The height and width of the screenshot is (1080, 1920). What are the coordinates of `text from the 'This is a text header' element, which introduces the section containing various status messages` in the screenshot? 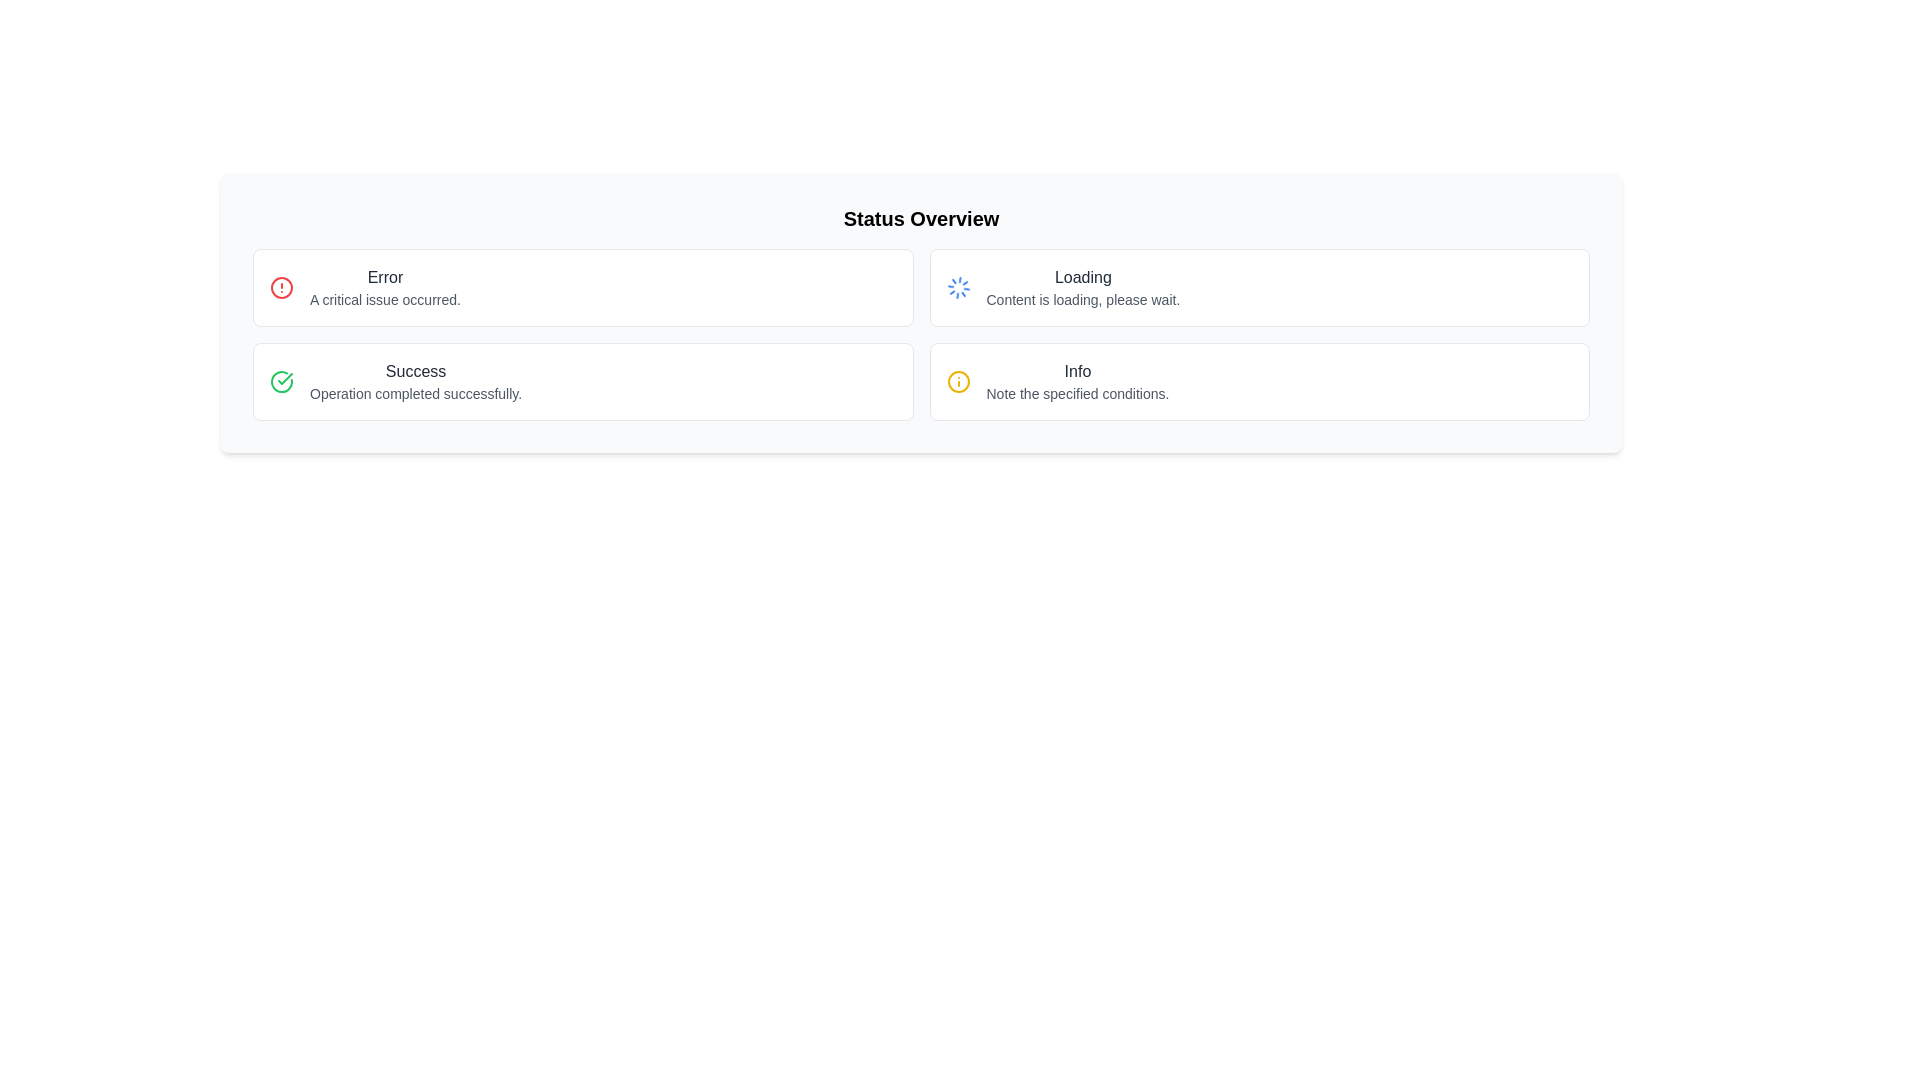 It's located at (920, 219).